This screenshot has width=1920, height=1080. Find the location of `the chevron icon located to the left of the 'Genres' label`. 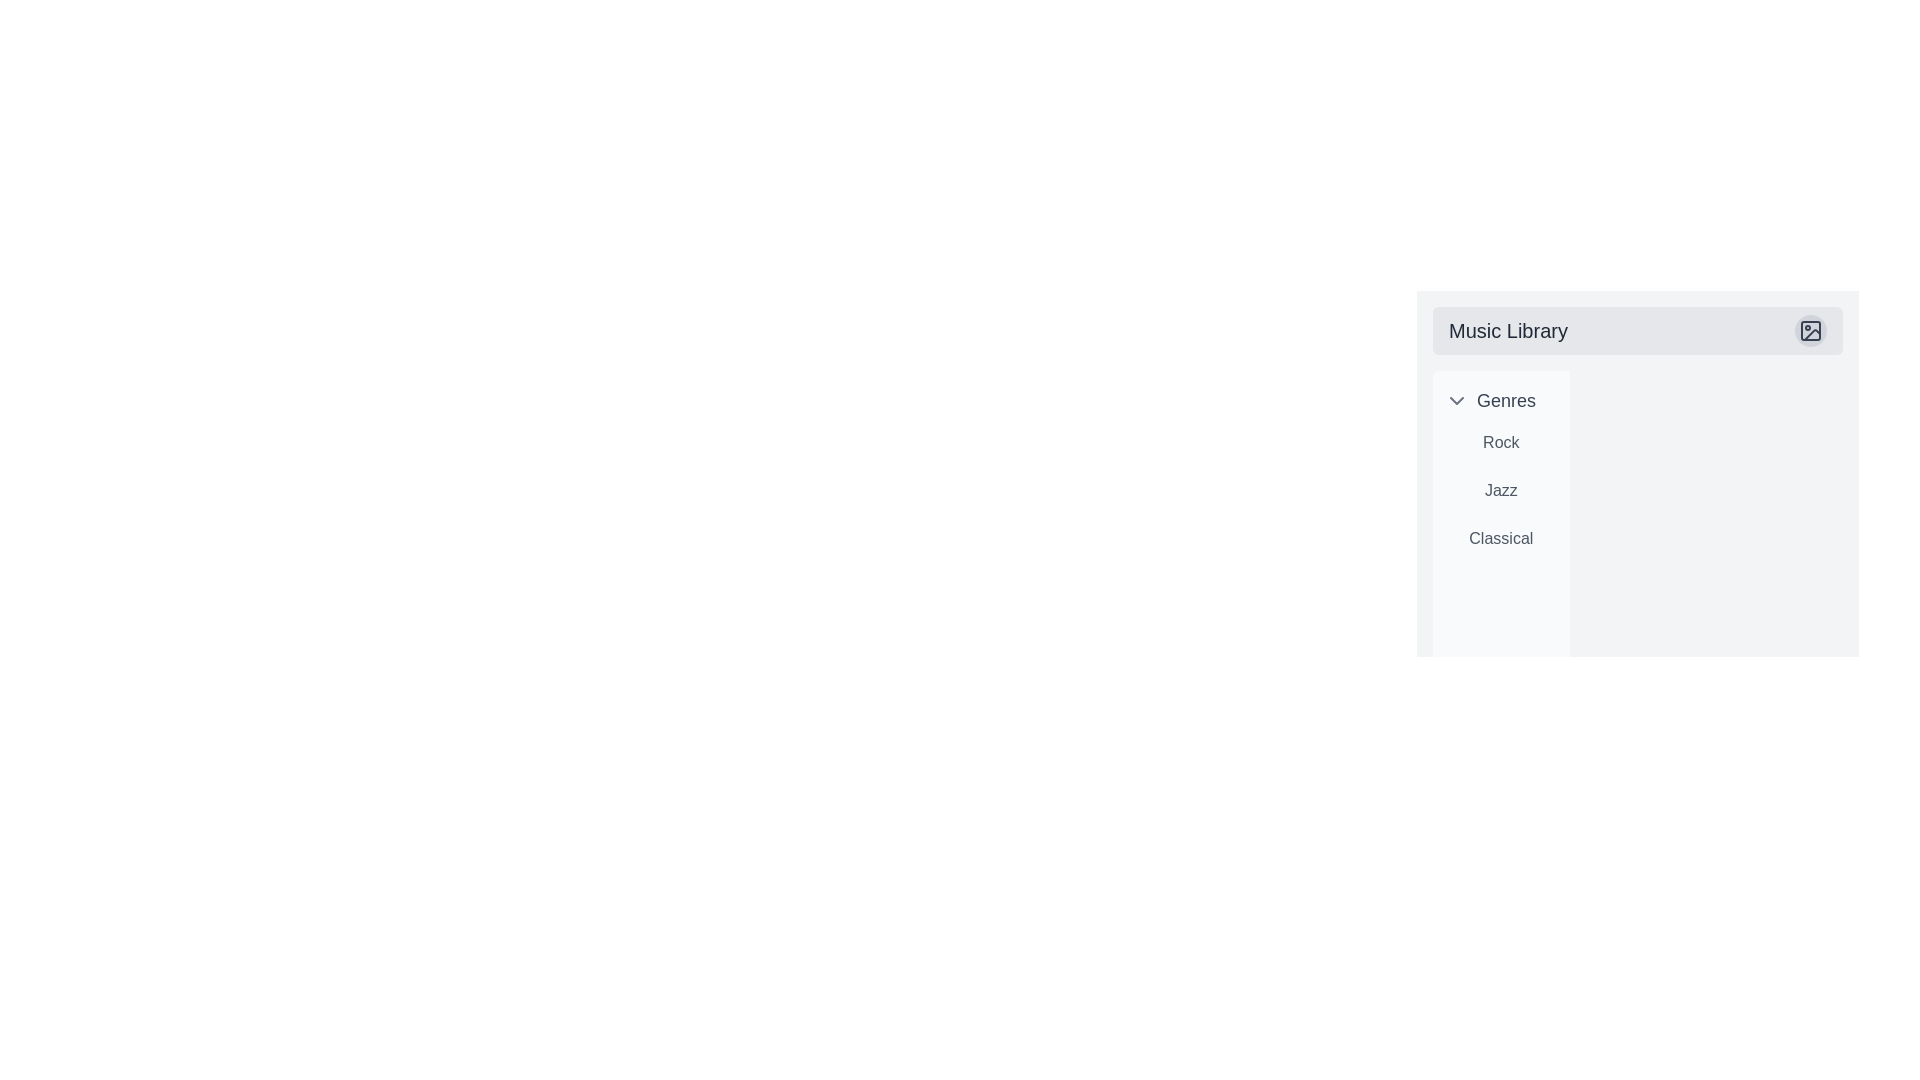

the chevron icon located to the left of the 'Genres' label is located at coordinates (1457, 401).